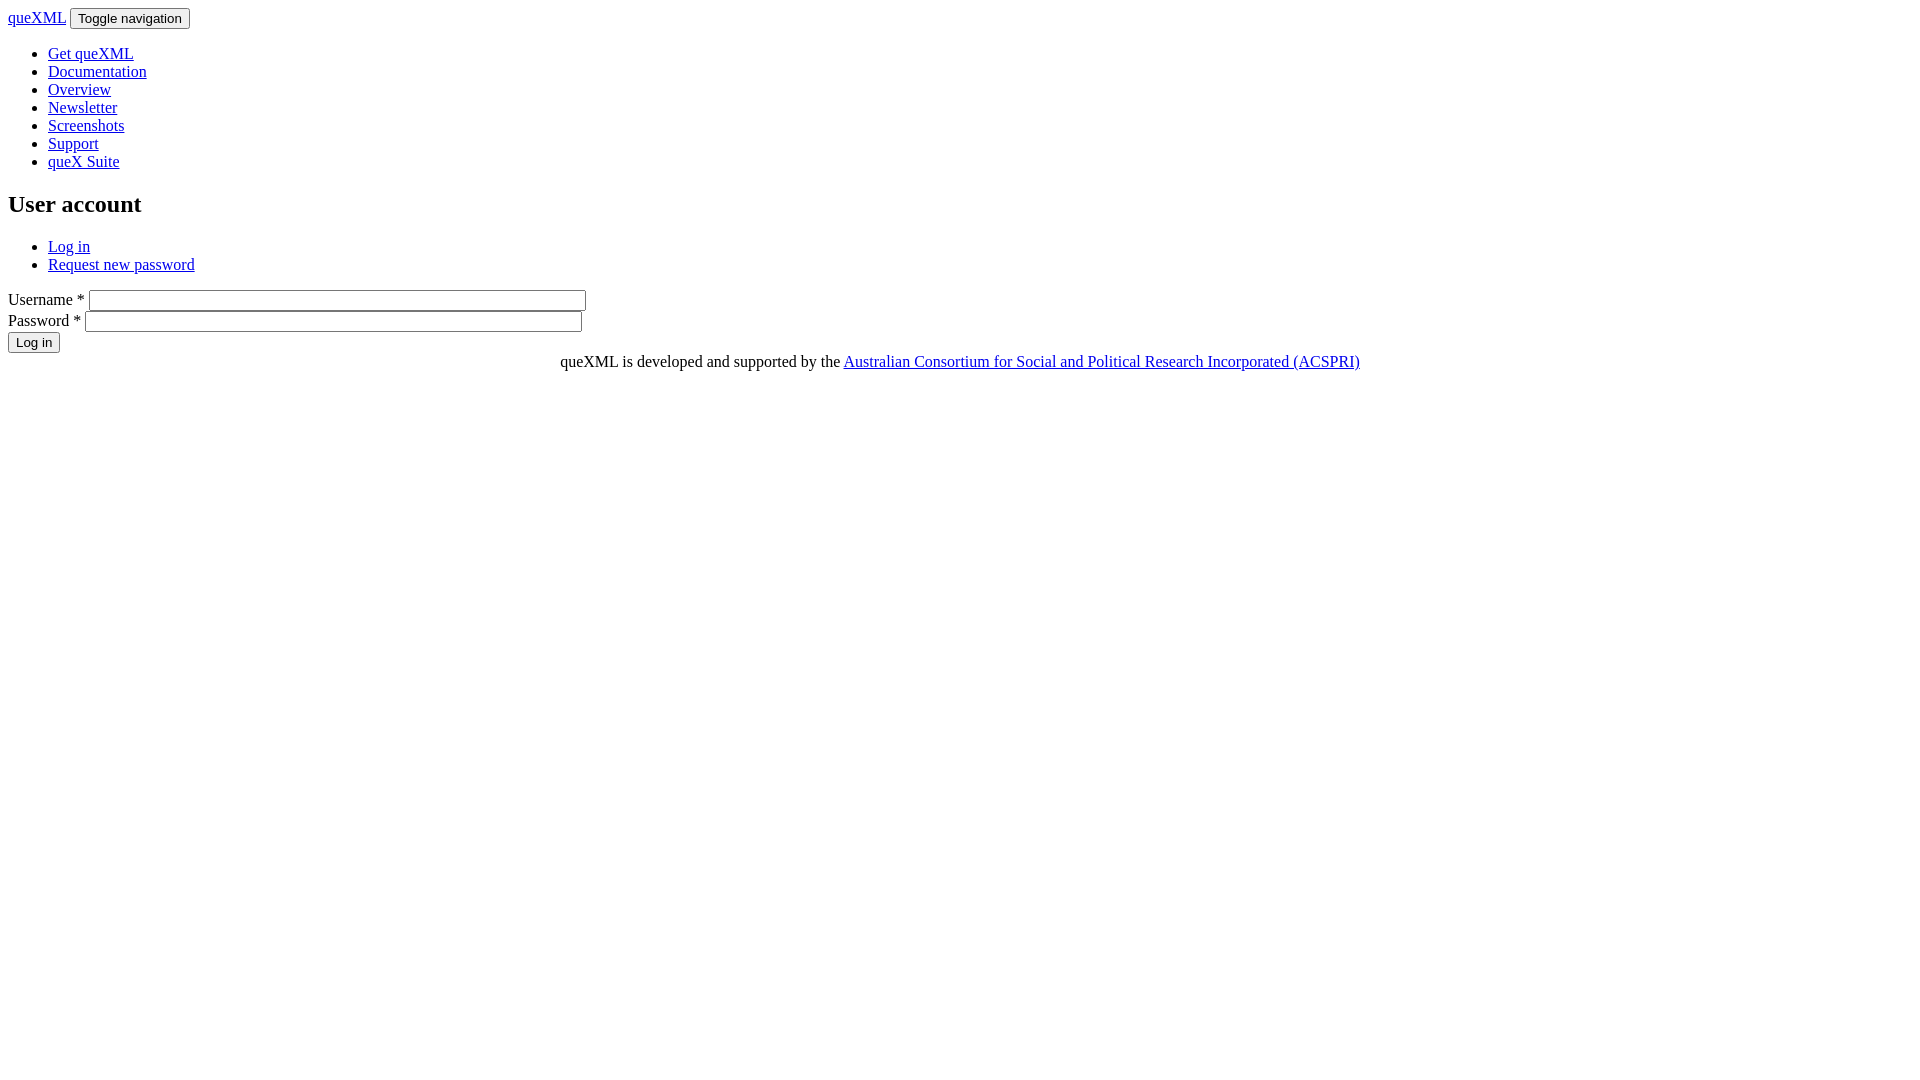 This screenshot has height=1080, width=1920. I want to click on 'Support', so click(73, 142).